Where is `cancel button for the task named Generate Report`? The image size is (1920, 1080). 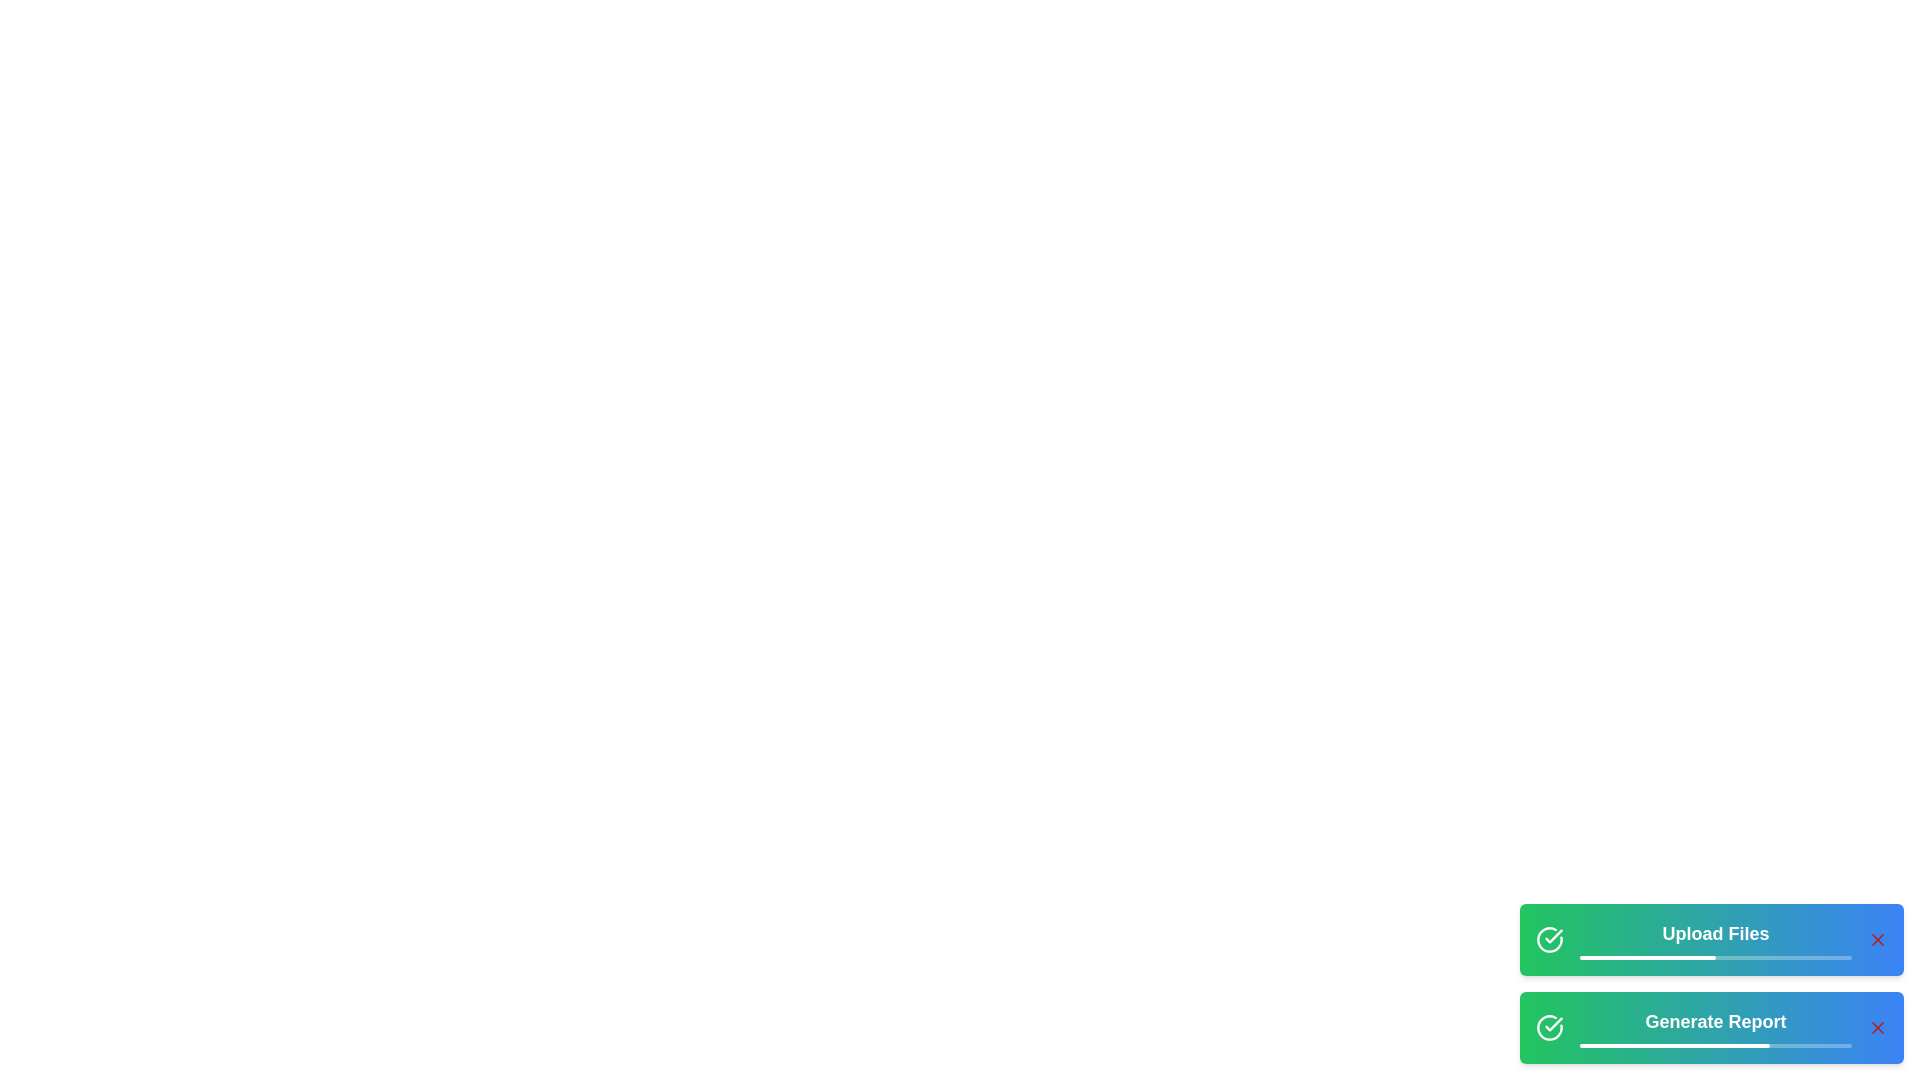 cancel button for the task named Generate Report is located at coordinates (1876, 1028).